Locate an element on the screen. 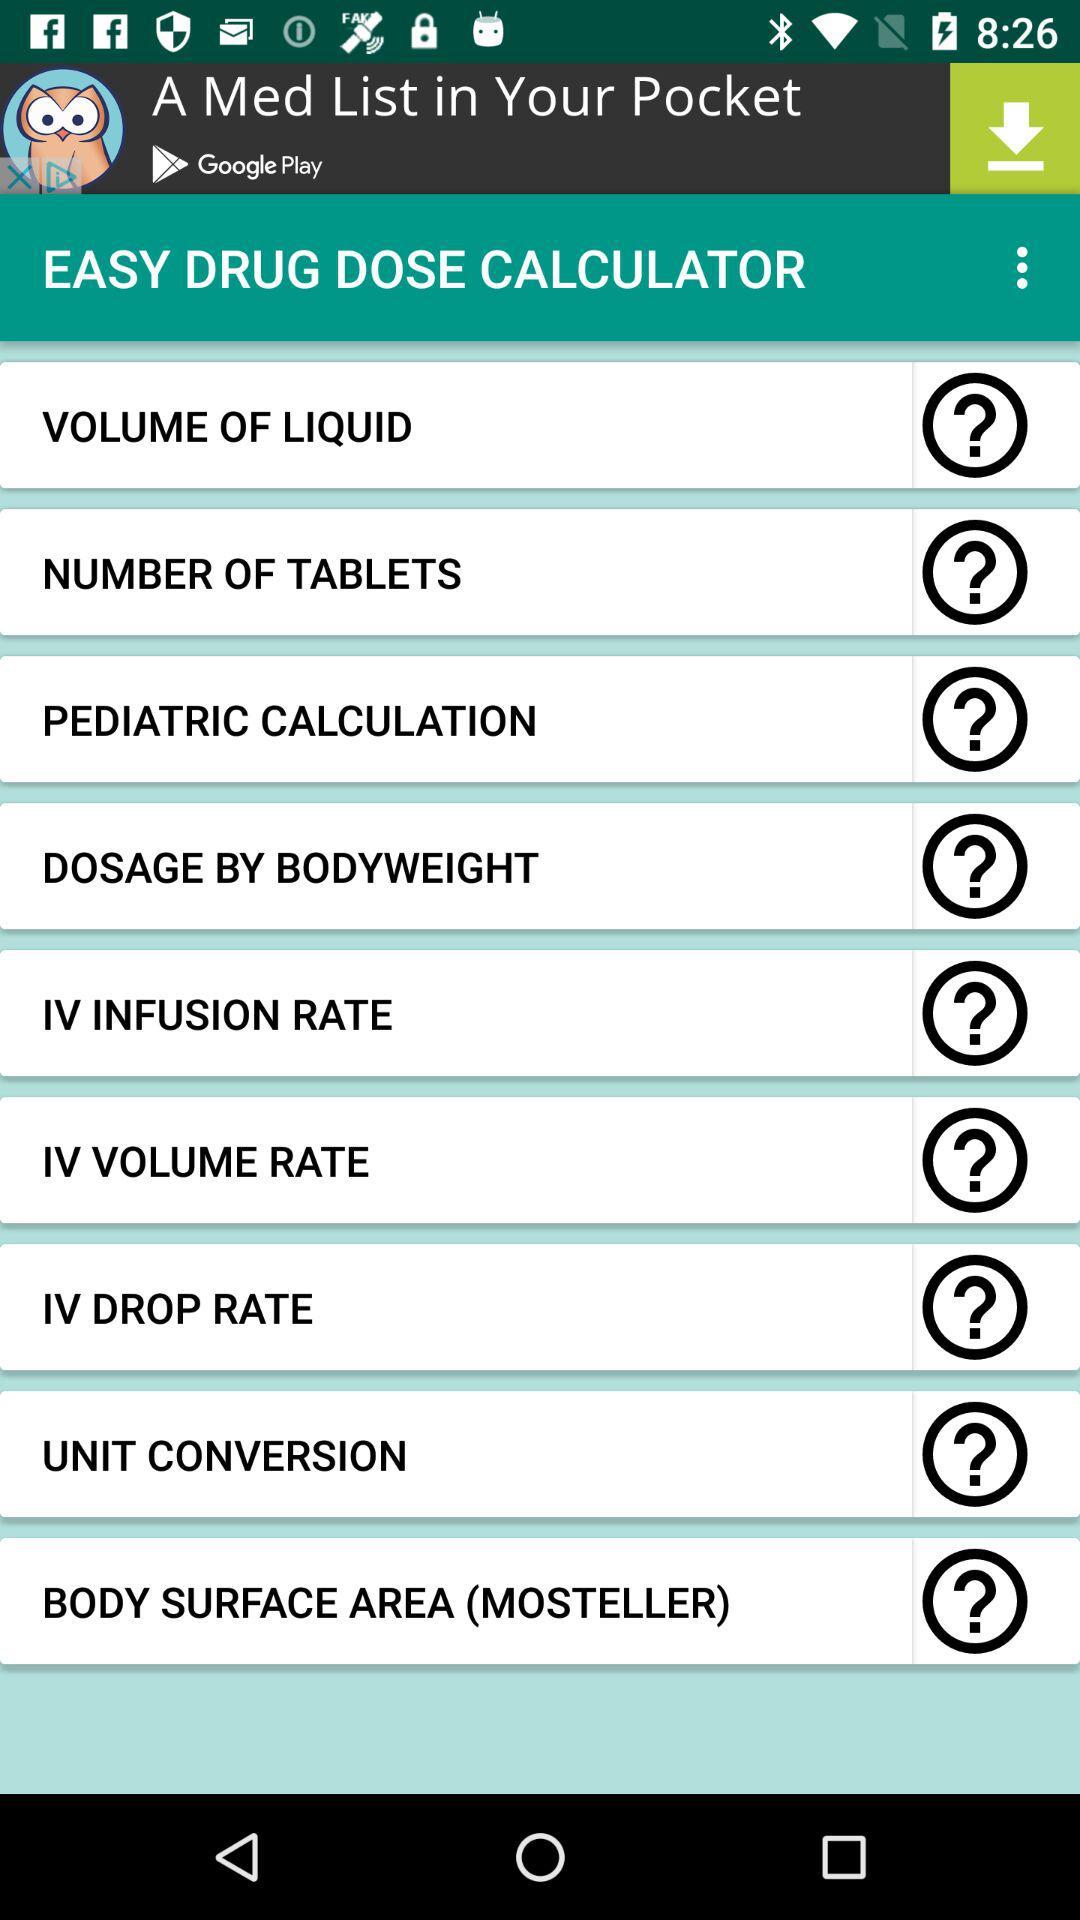 This screenshot has height=1920, width=1080. button is located at coordinates (974, 866).